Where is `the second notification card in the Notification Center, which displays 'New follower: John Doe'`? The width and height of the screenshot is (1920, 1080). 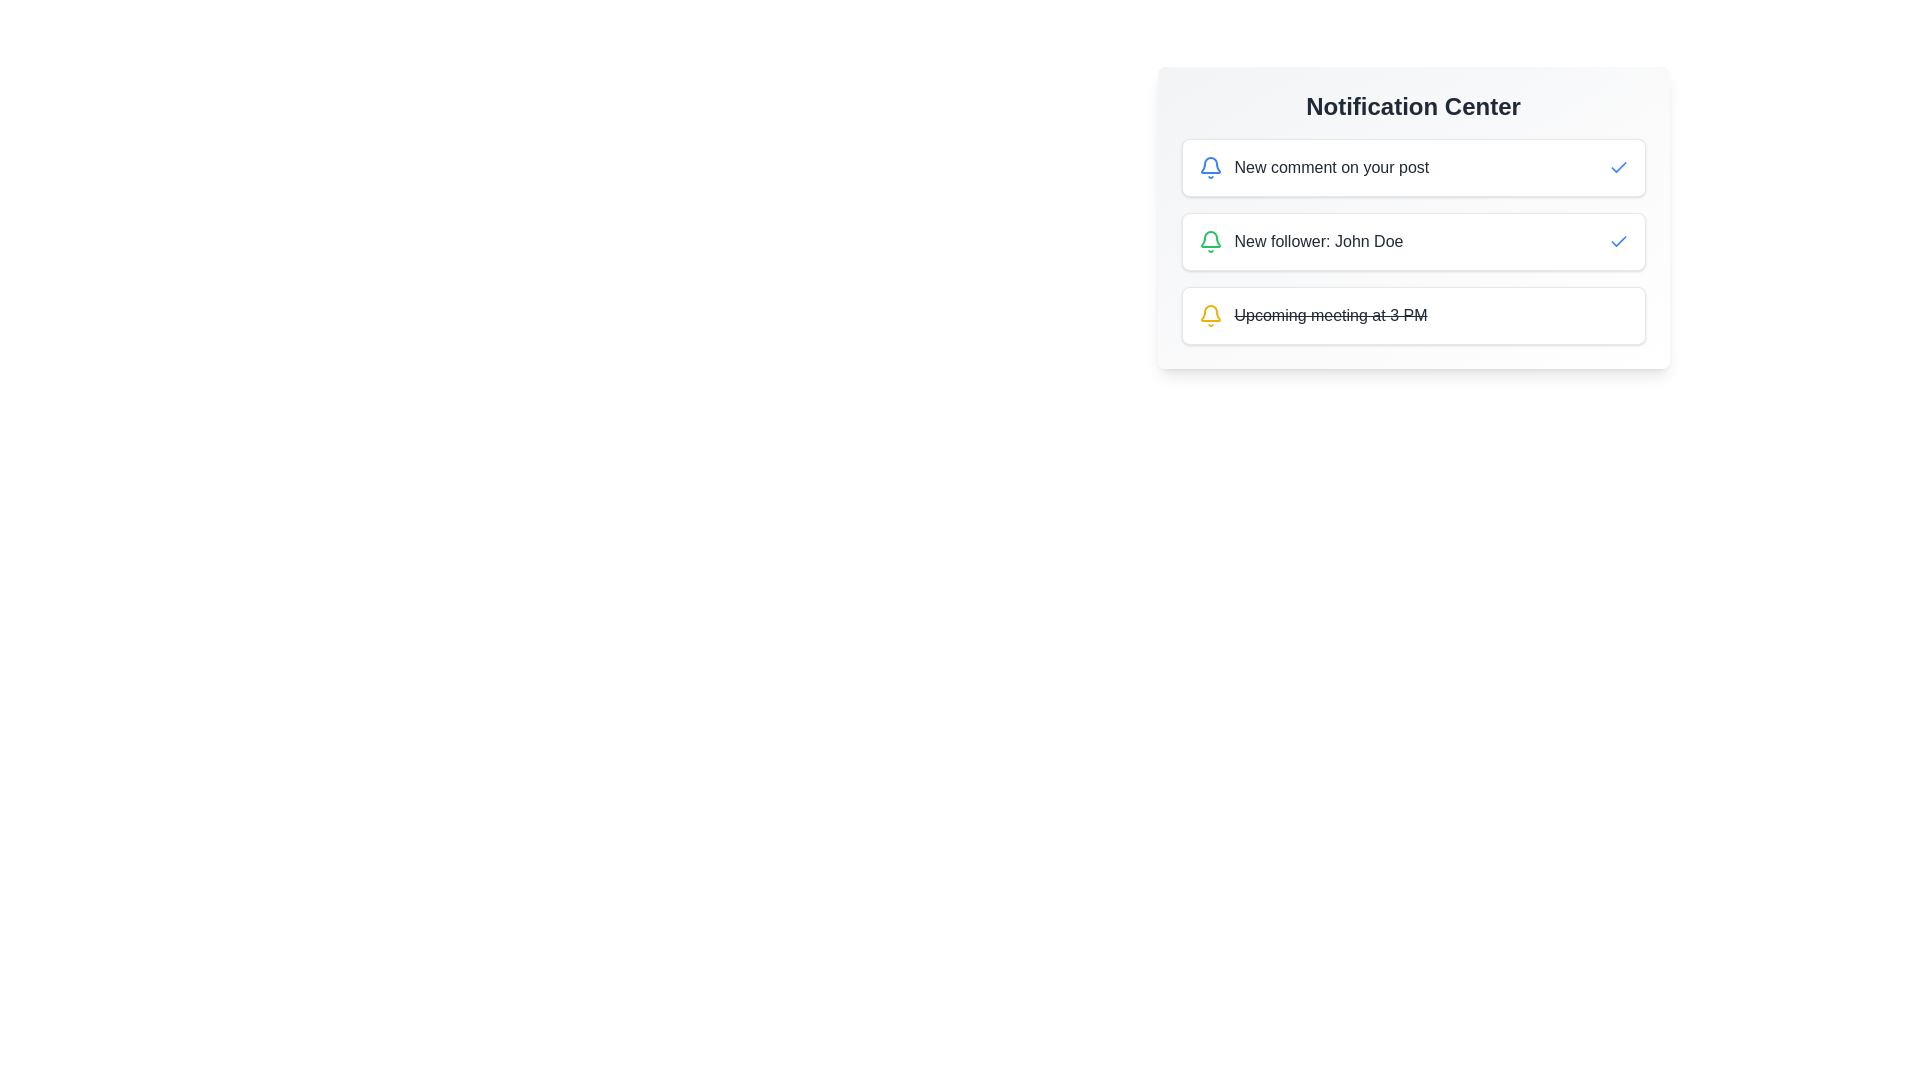
the second notification card in the Notification Center, which displays 'New follower: John Doe' is located at coordinates (1412, 218).